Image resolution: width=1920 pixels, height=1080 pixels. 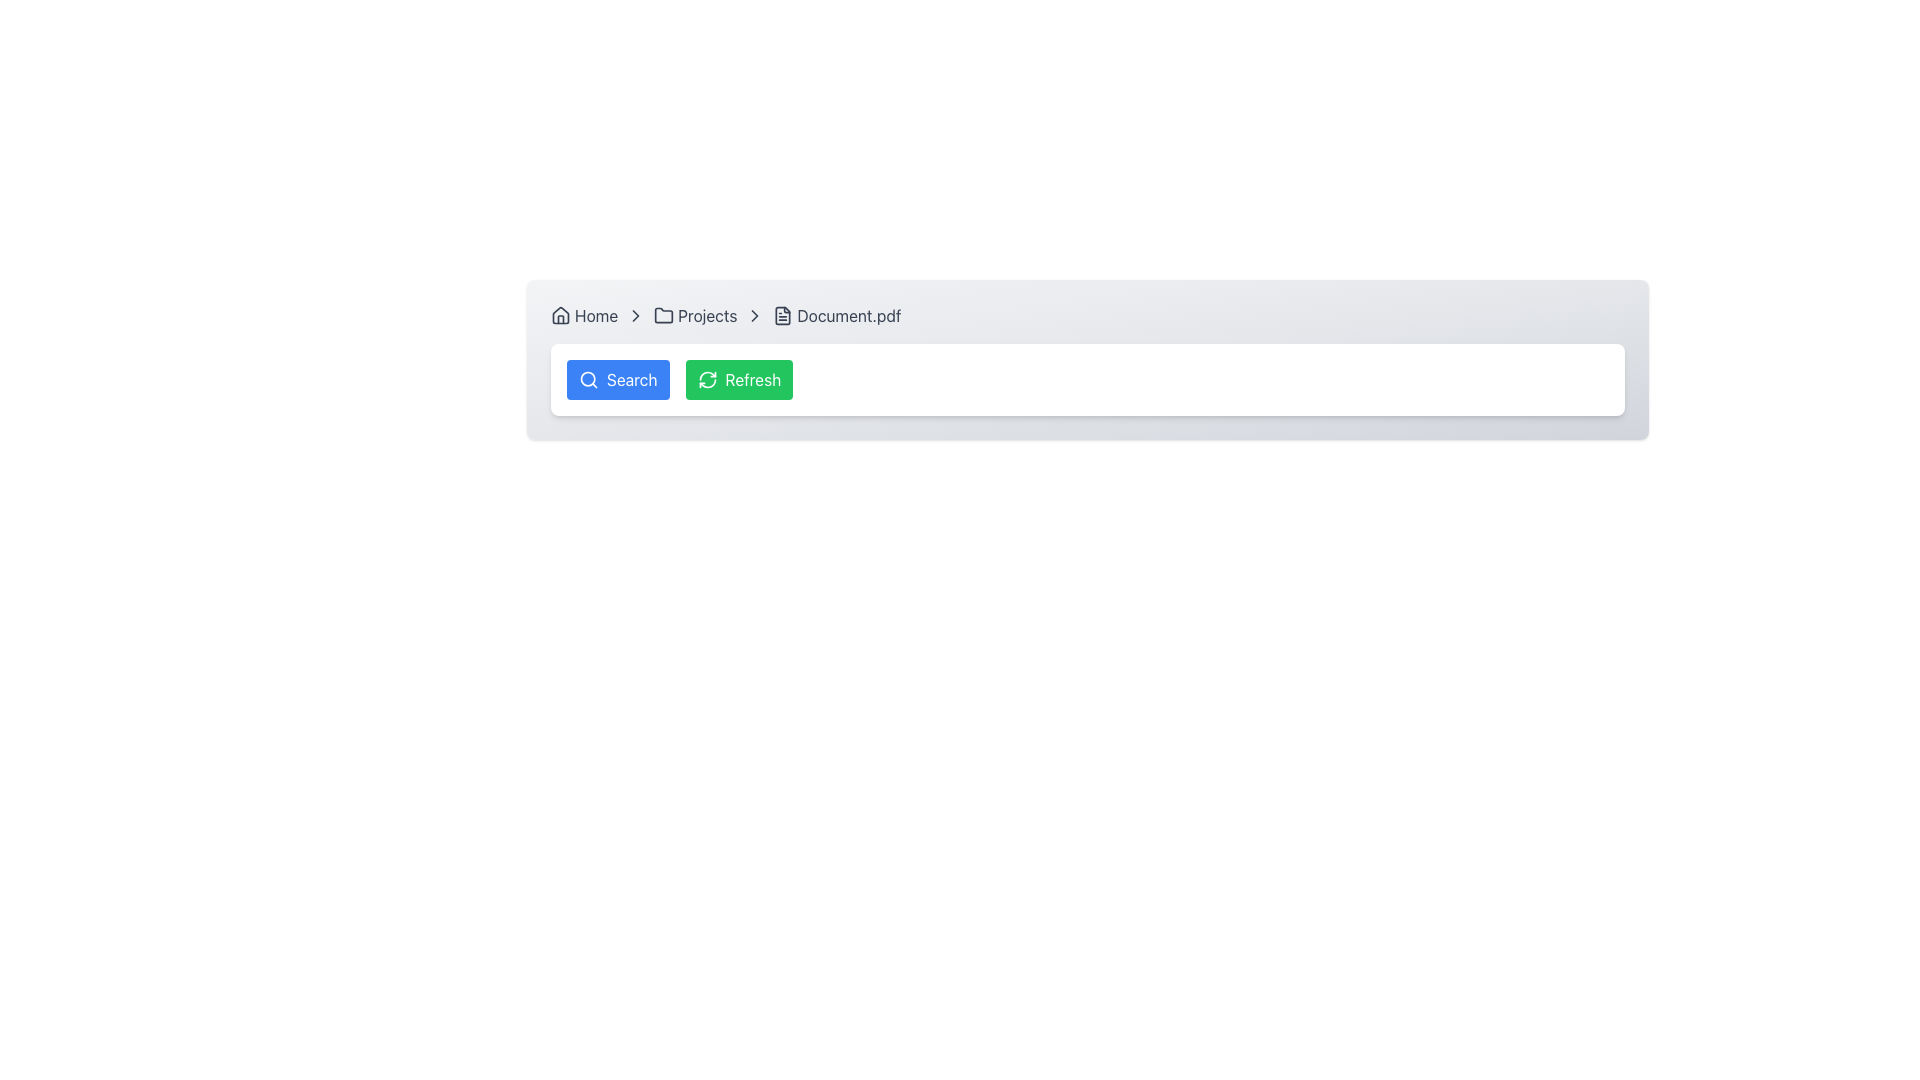 I want to click on the file name text element in the breadcrumb trail, so click(x=849, y=315).